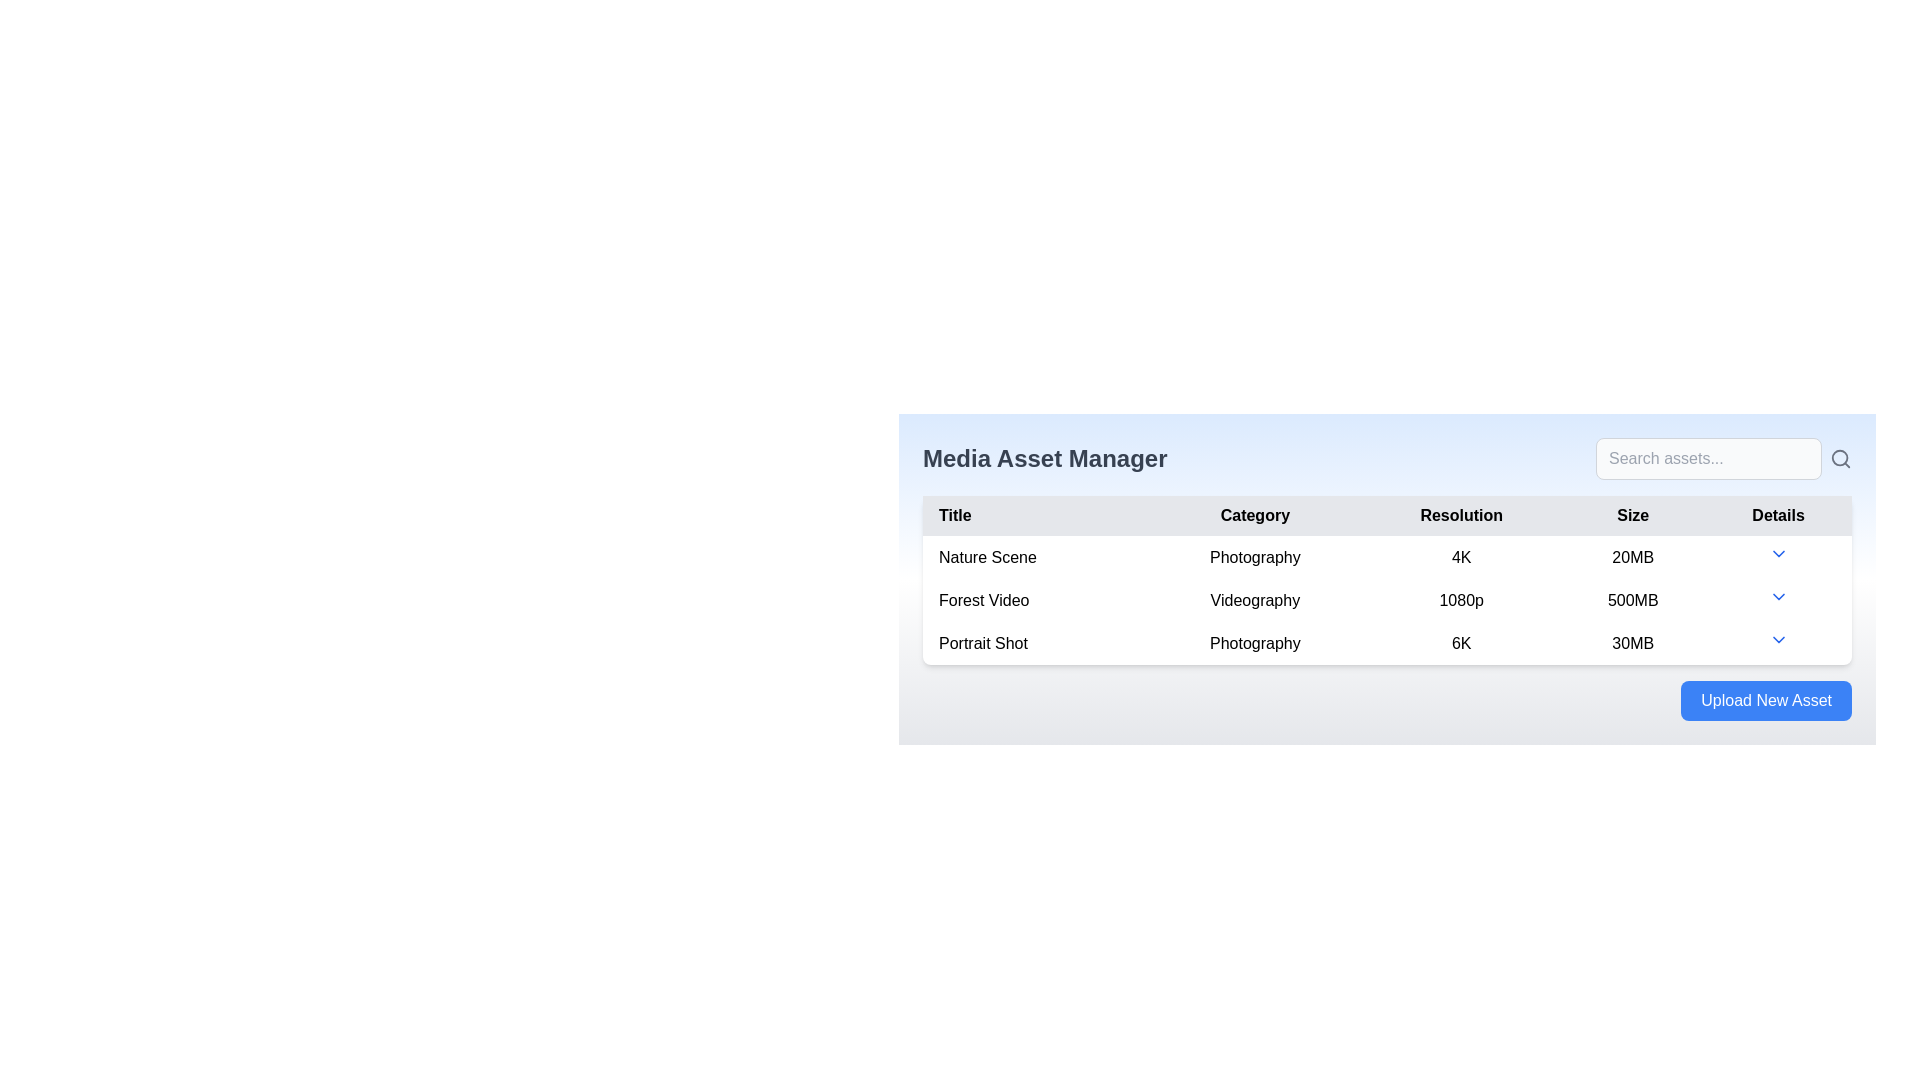  I want to click on text content of the 'Category' label located in the 'Nature Scene' row of the table, so click(1254, 557).